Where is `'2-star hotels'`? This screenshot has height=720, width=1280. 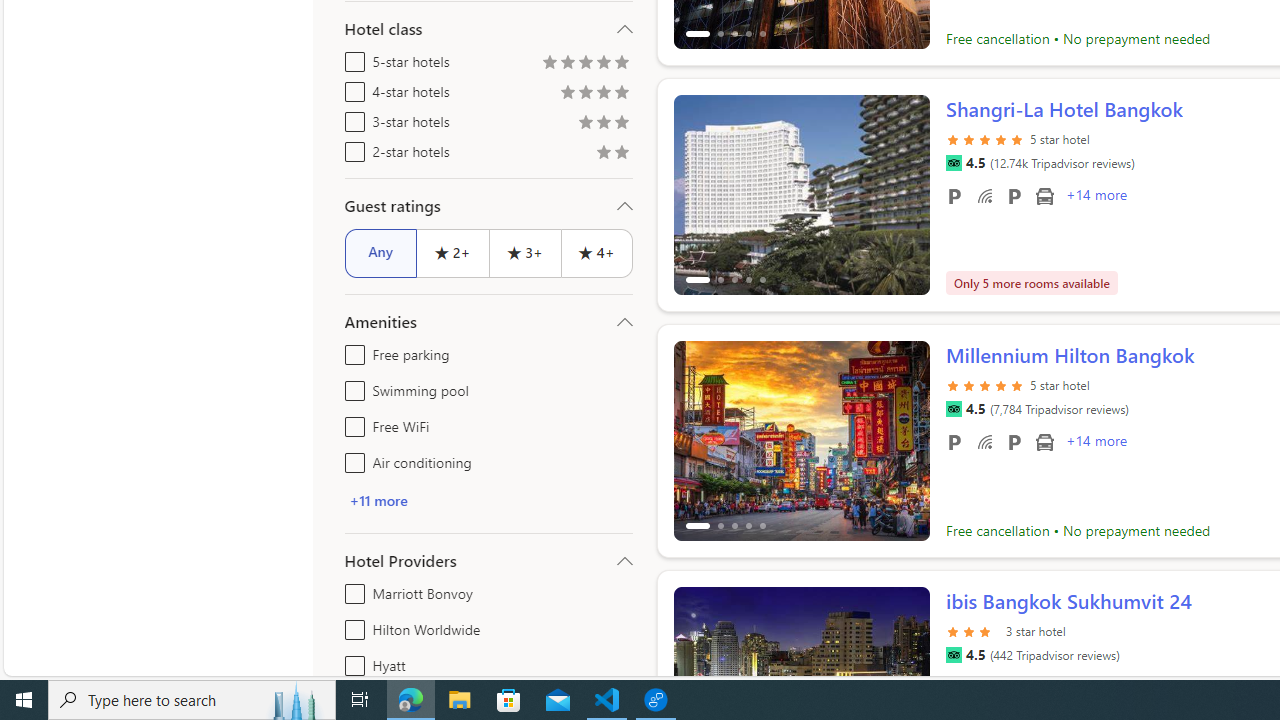 '2-star hotels' is located at coordinates (351, 147).